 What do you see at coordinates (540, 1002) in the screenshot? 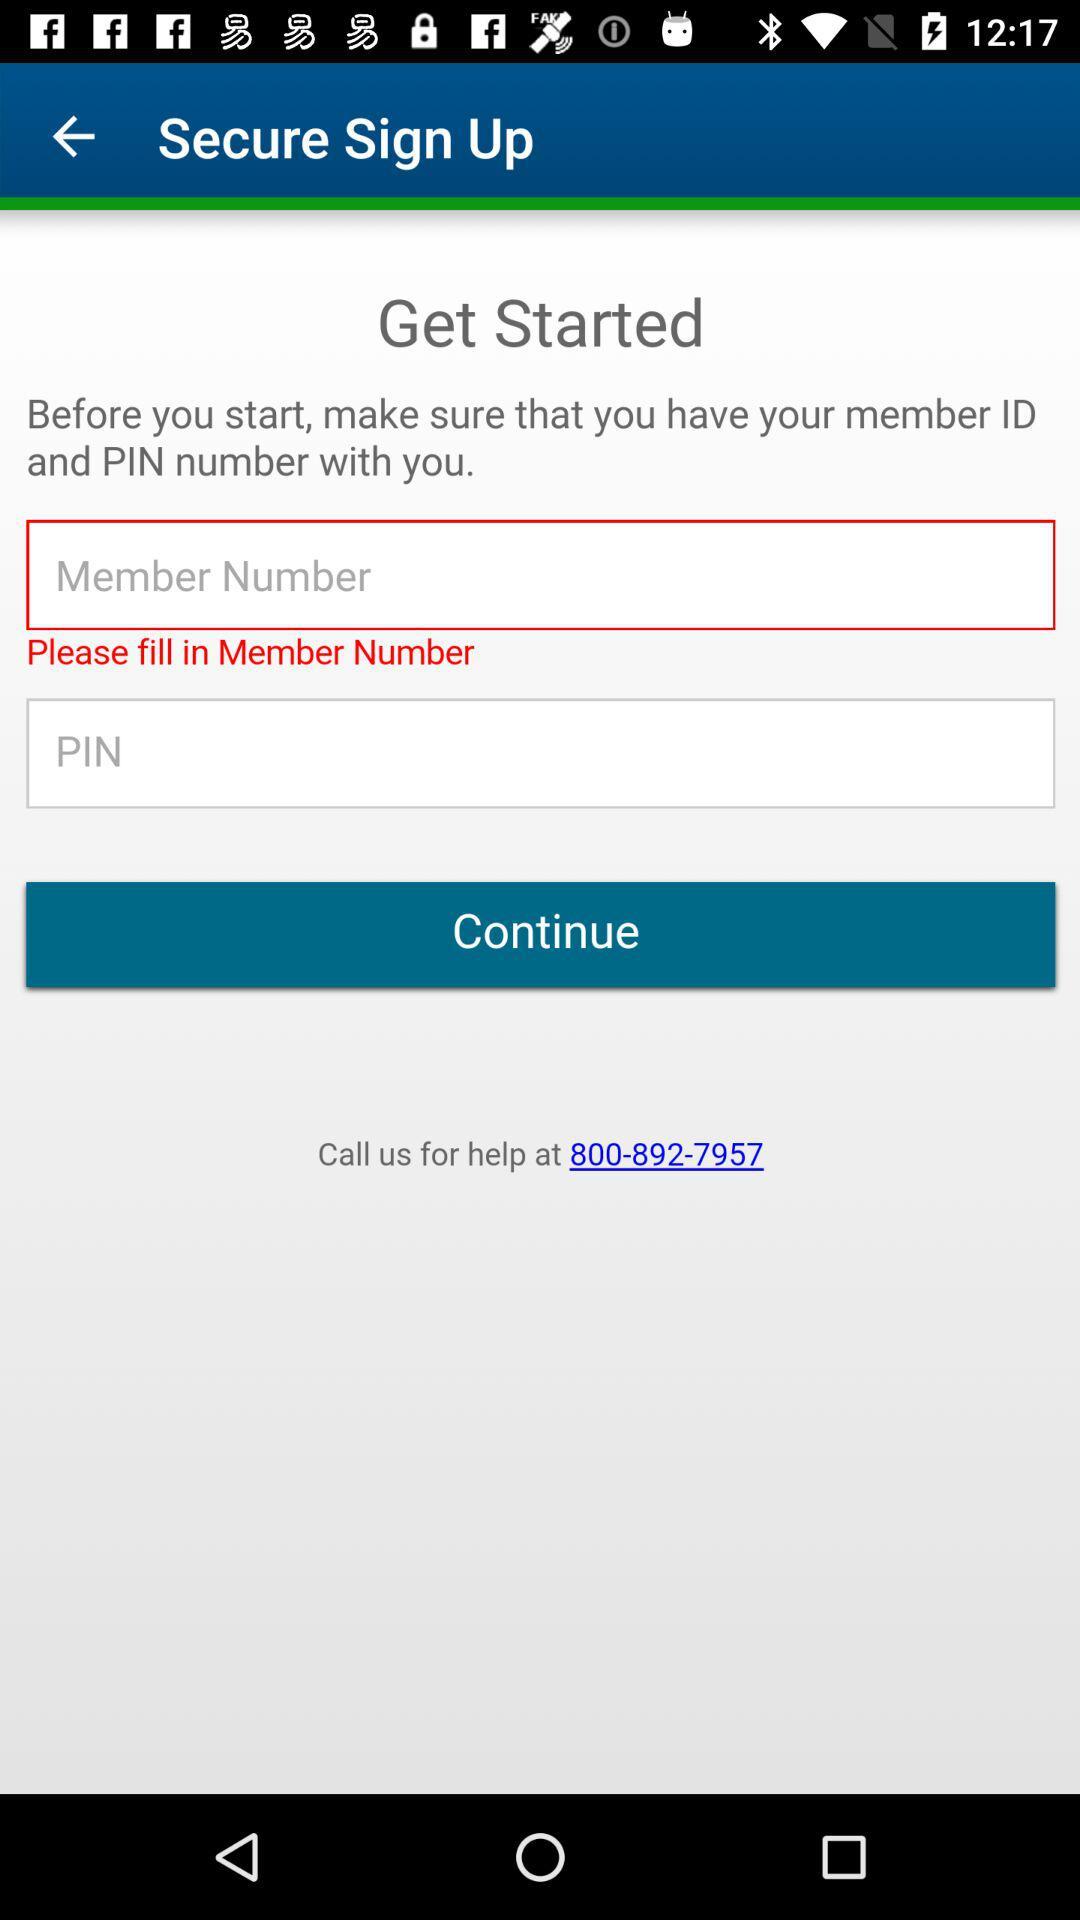
I see `item at the center` at bounding box center [540, 1002].